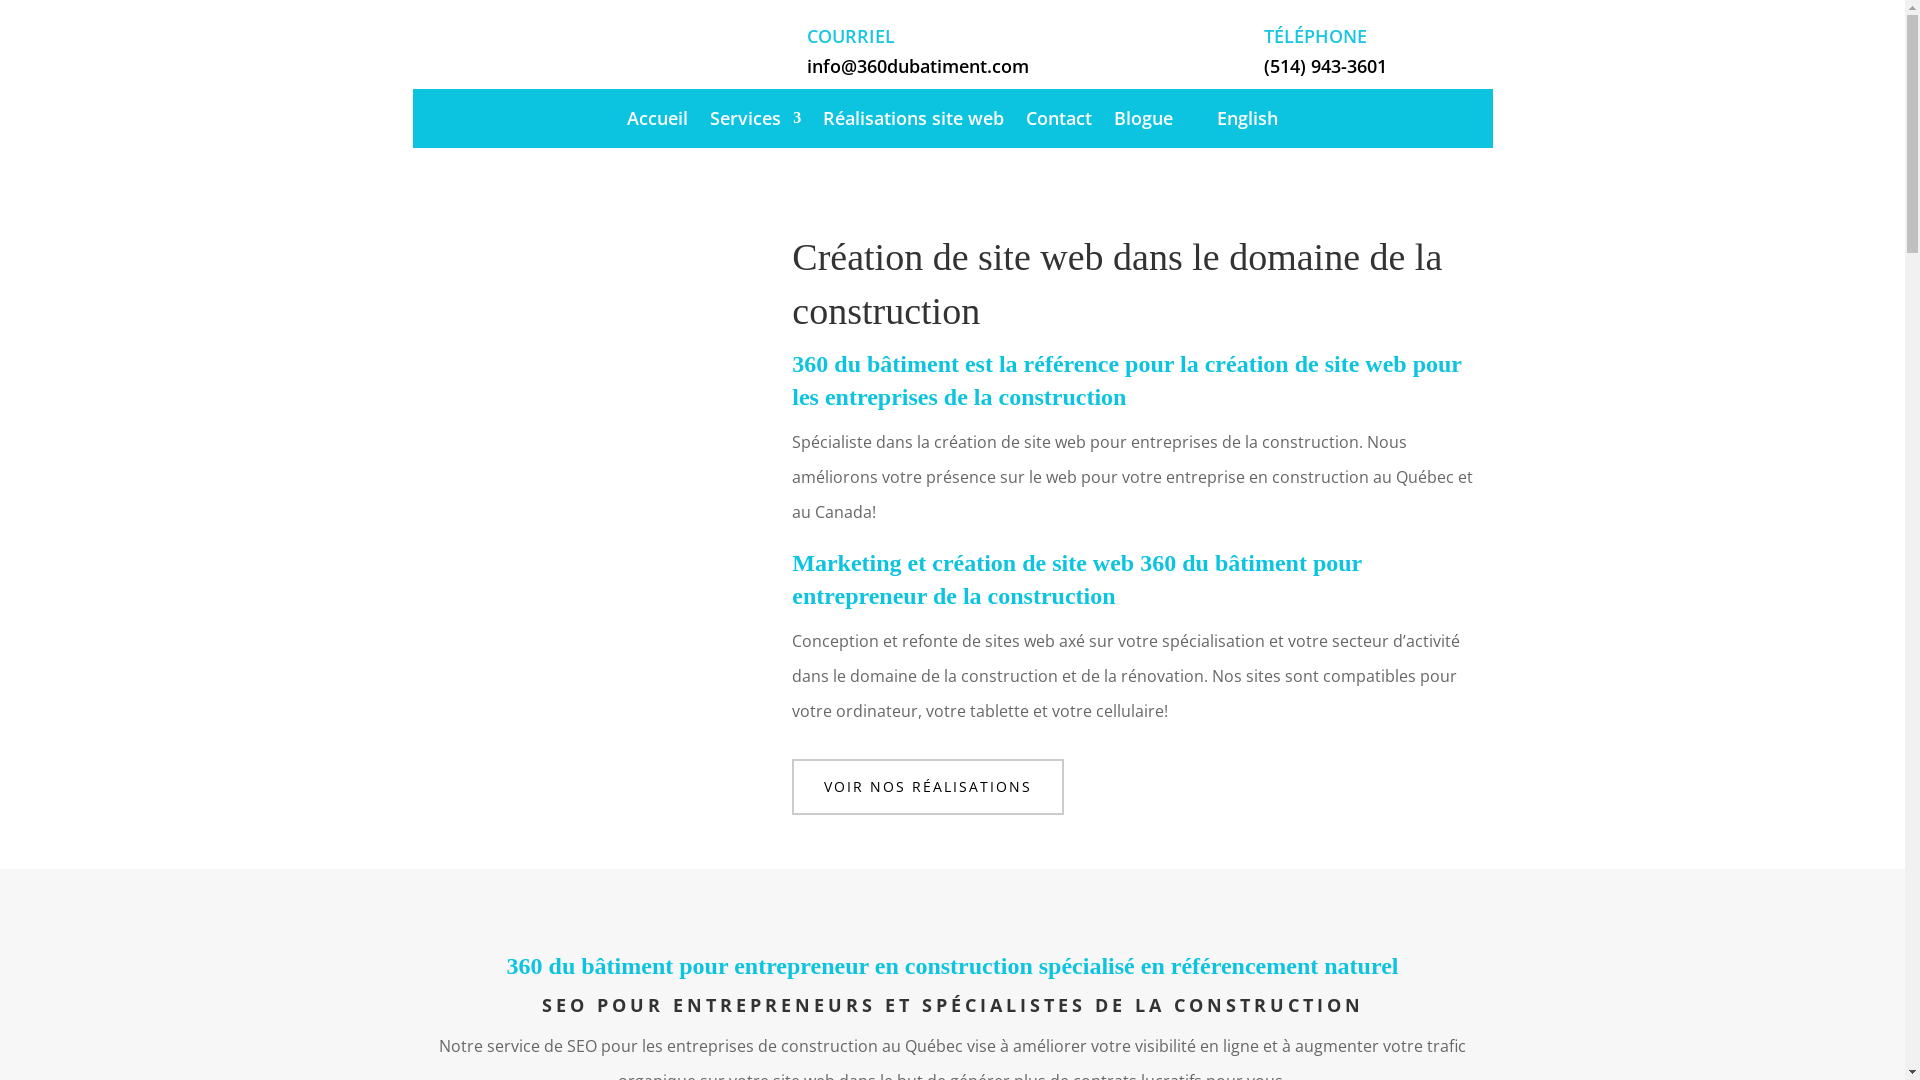 The height and width of the screenshot is (1080, 1920). I want to click on '(514) 943-3601', so click(1325, 64).